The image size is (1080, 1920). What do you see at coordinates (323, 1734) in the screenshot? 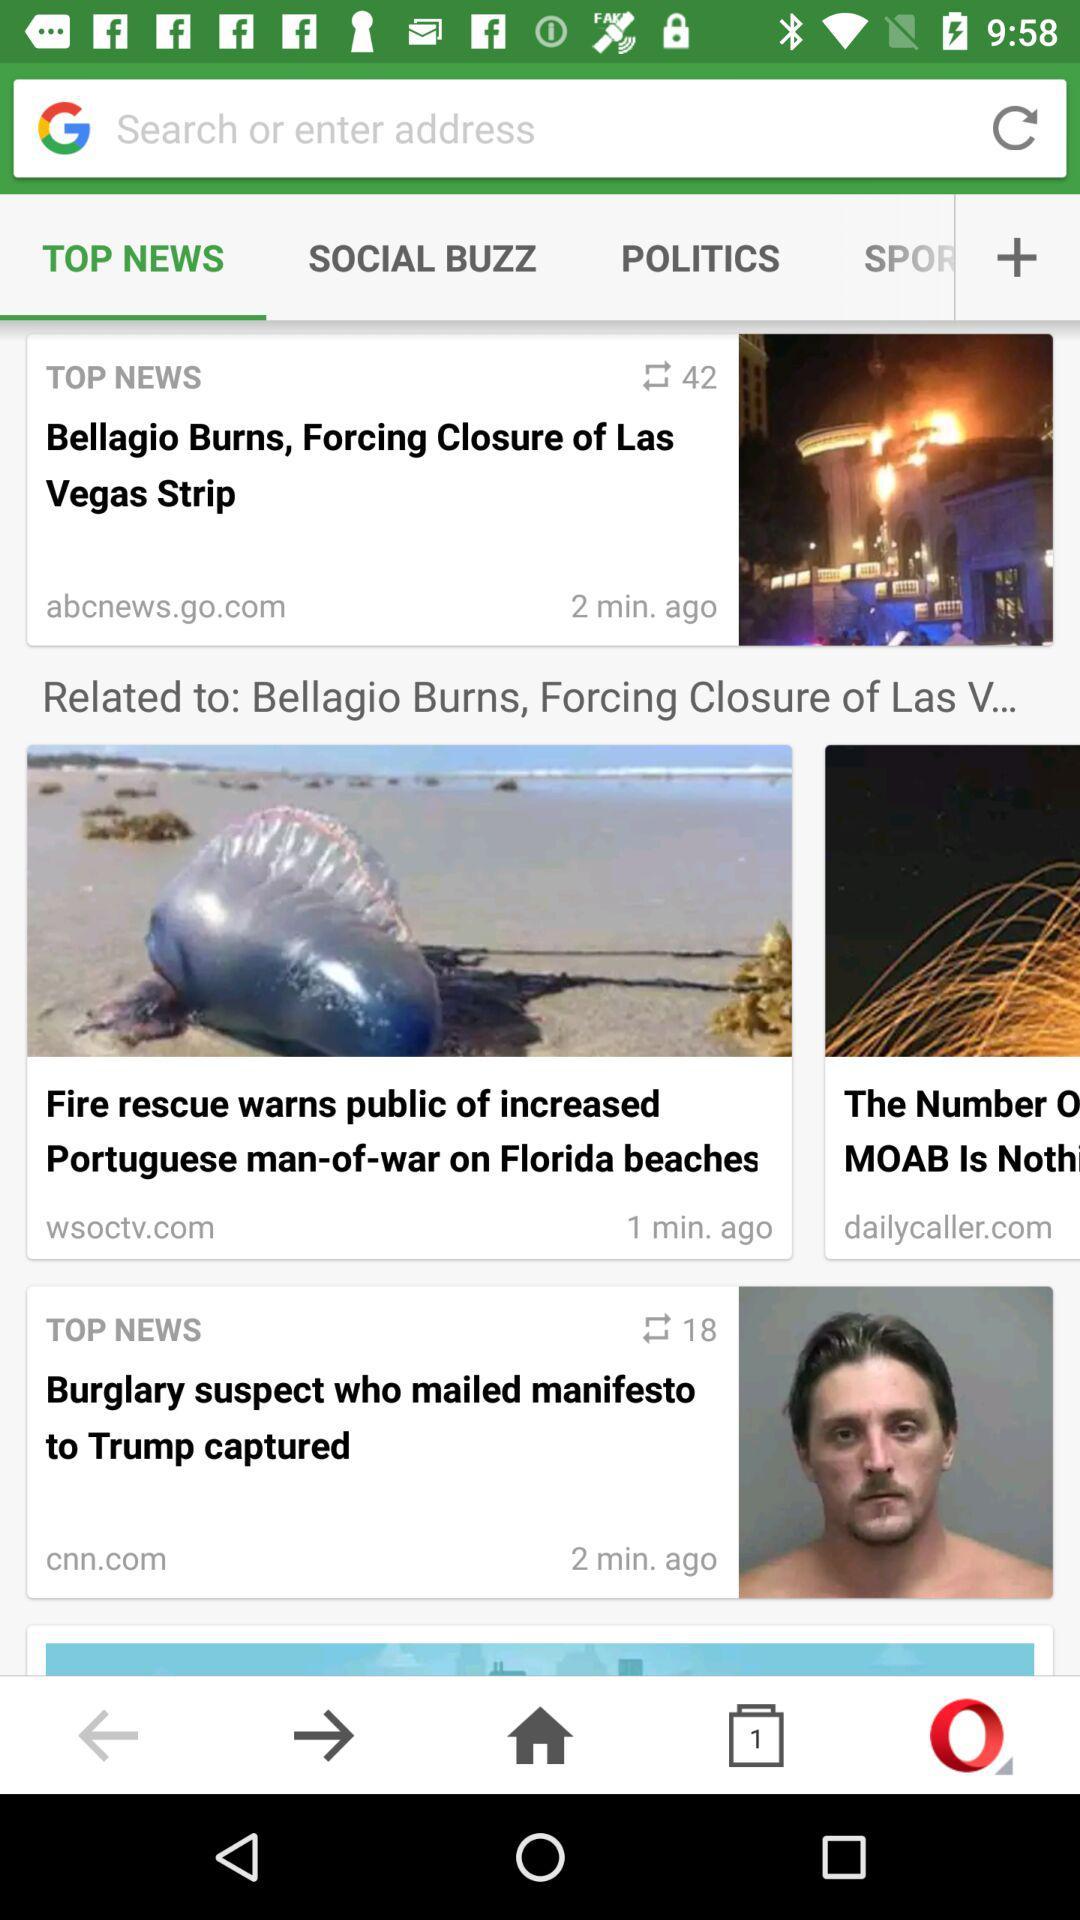
I see `the arrow_forward icon` at bounding box center [323, 1734].